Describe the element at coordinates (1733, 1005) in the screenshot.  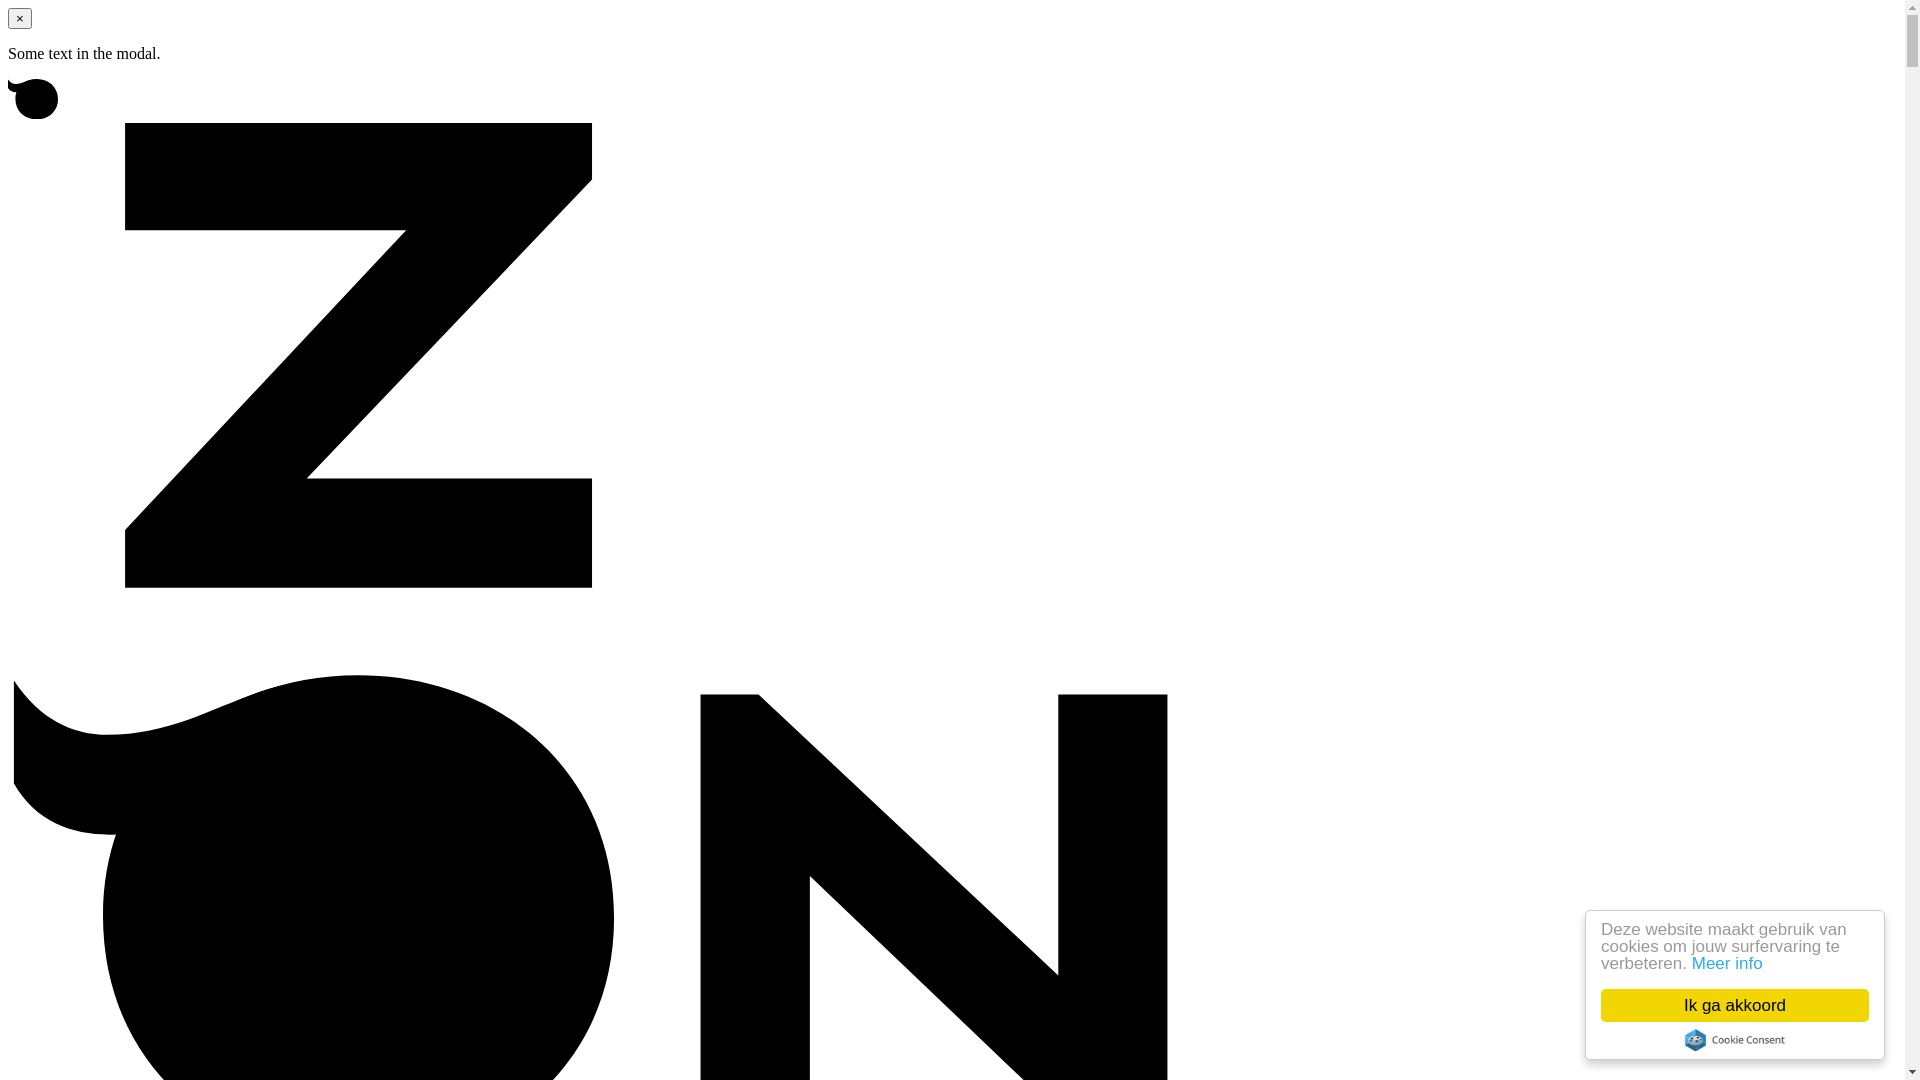
I see `'Ik ga akkoord'` at that location.